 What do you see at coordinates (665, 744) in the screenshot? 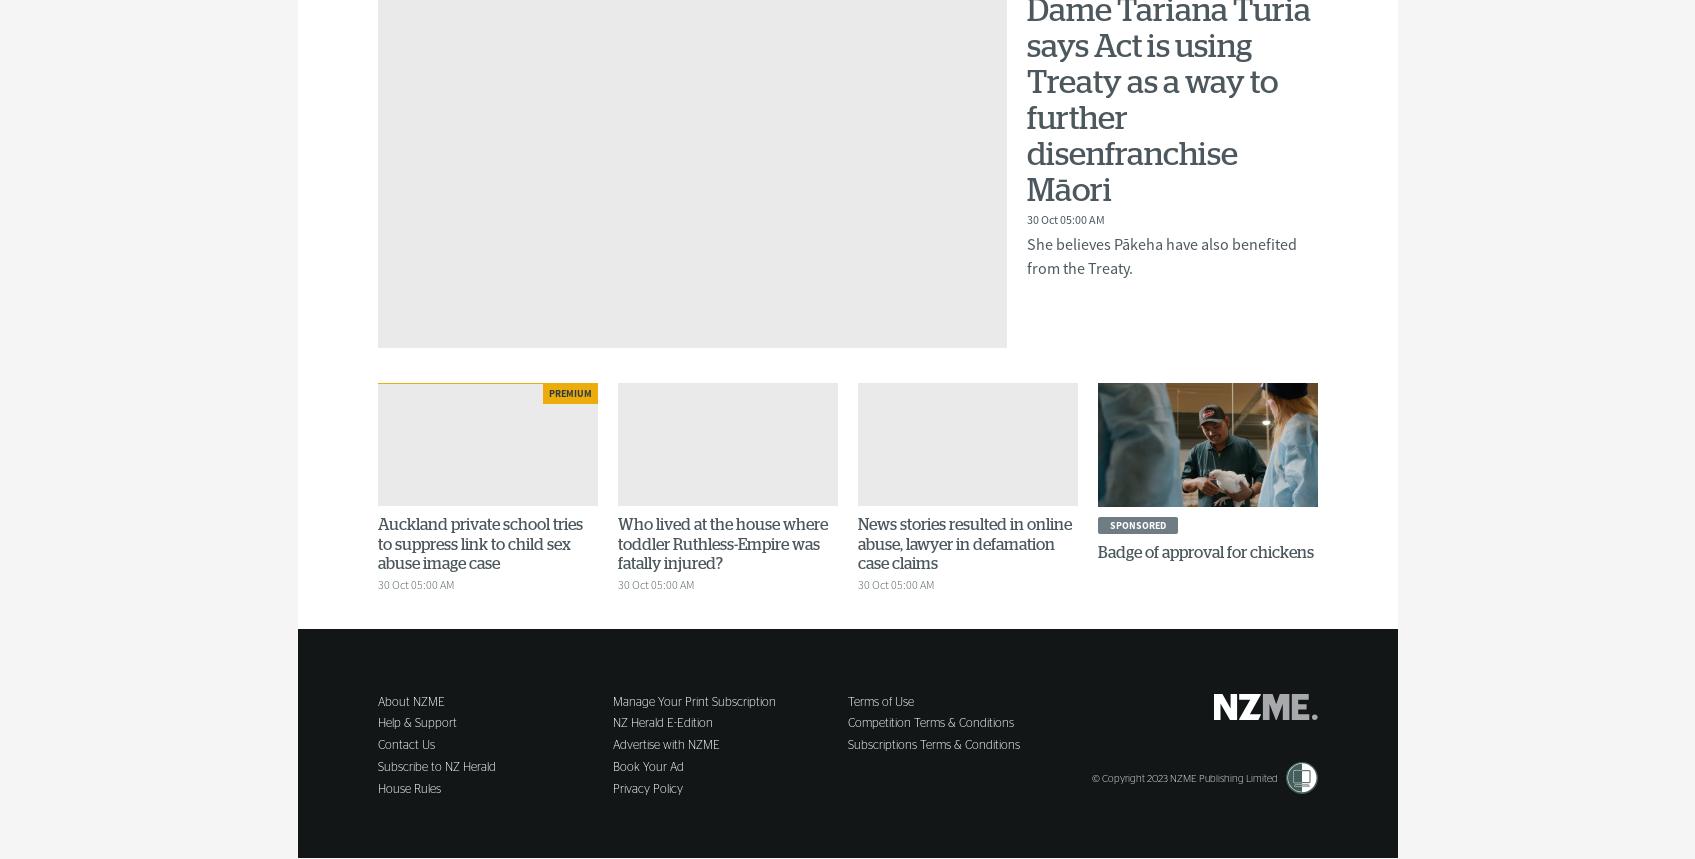
I see `'Advertise with NZME'` at bounding box center [665, 744].